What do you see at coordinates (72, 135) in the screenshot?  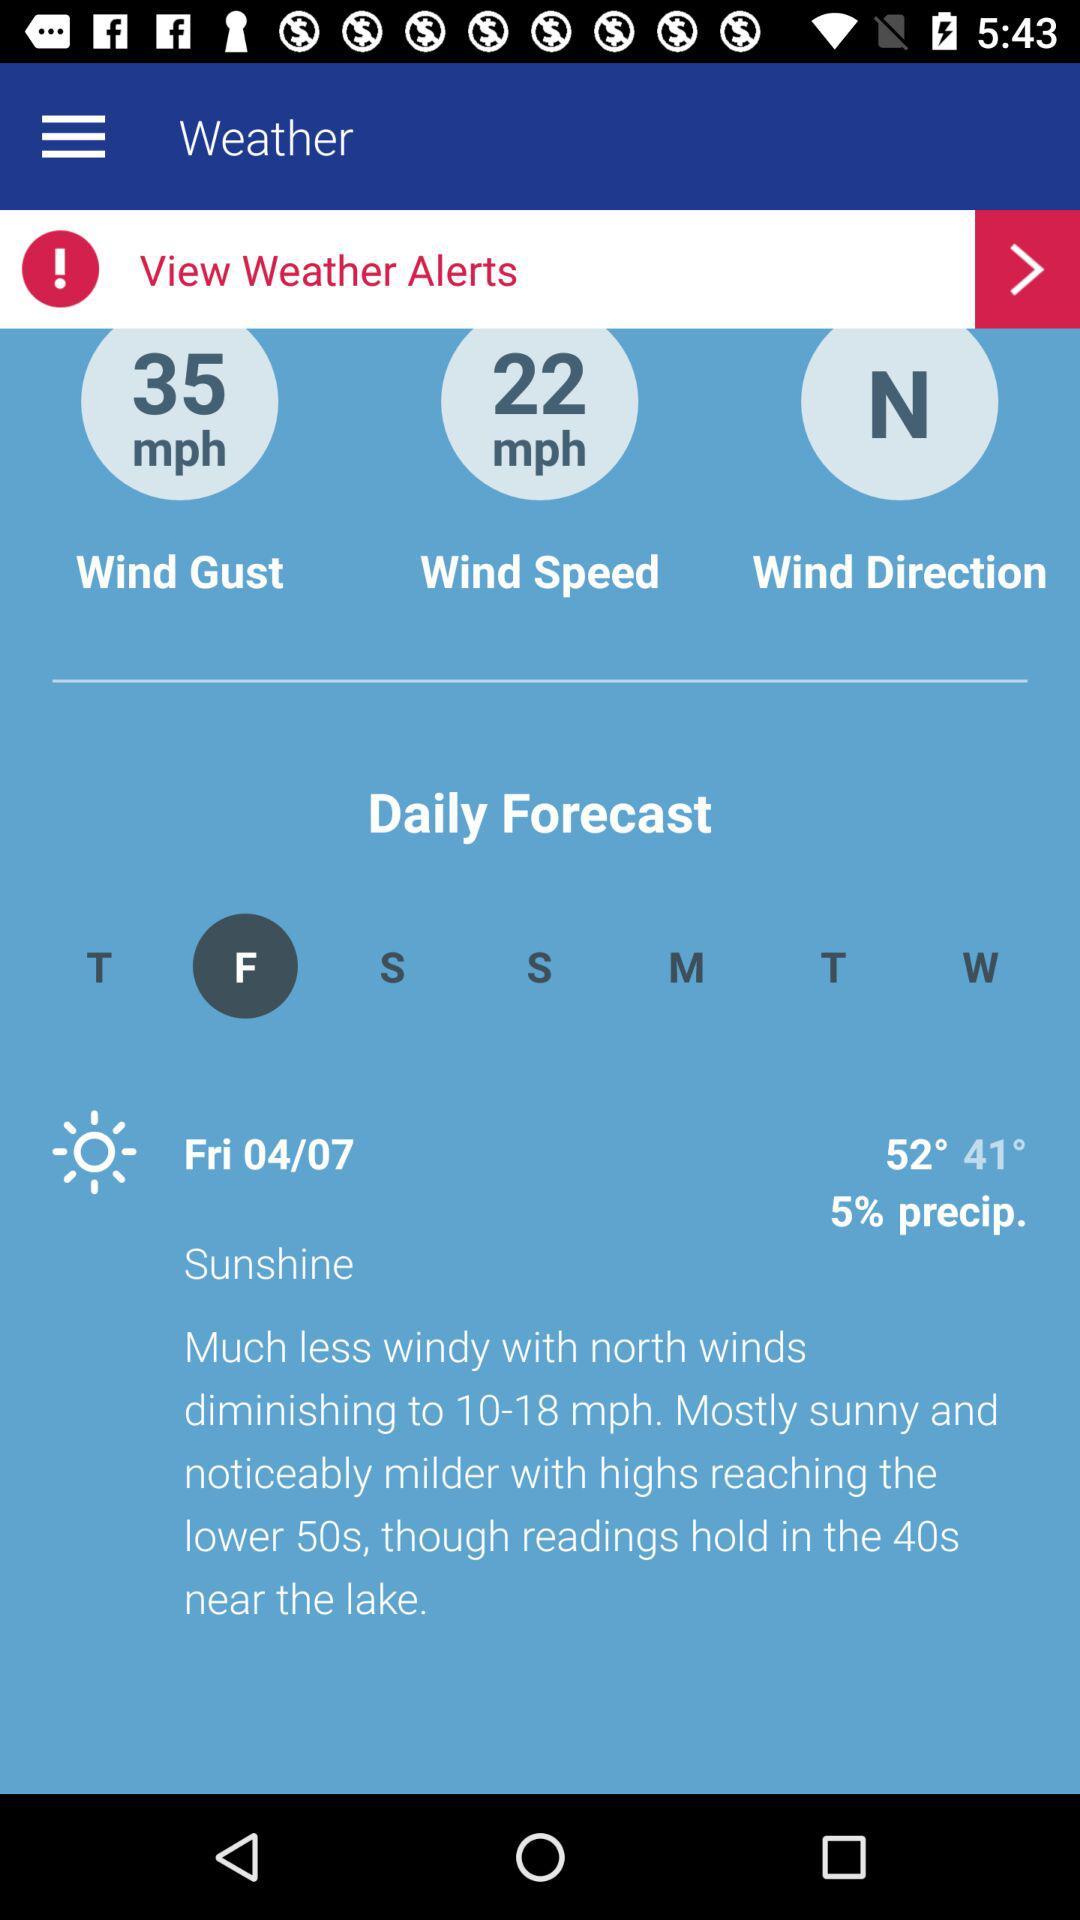 I see `the menu icon` at bounding box center [72, 135].